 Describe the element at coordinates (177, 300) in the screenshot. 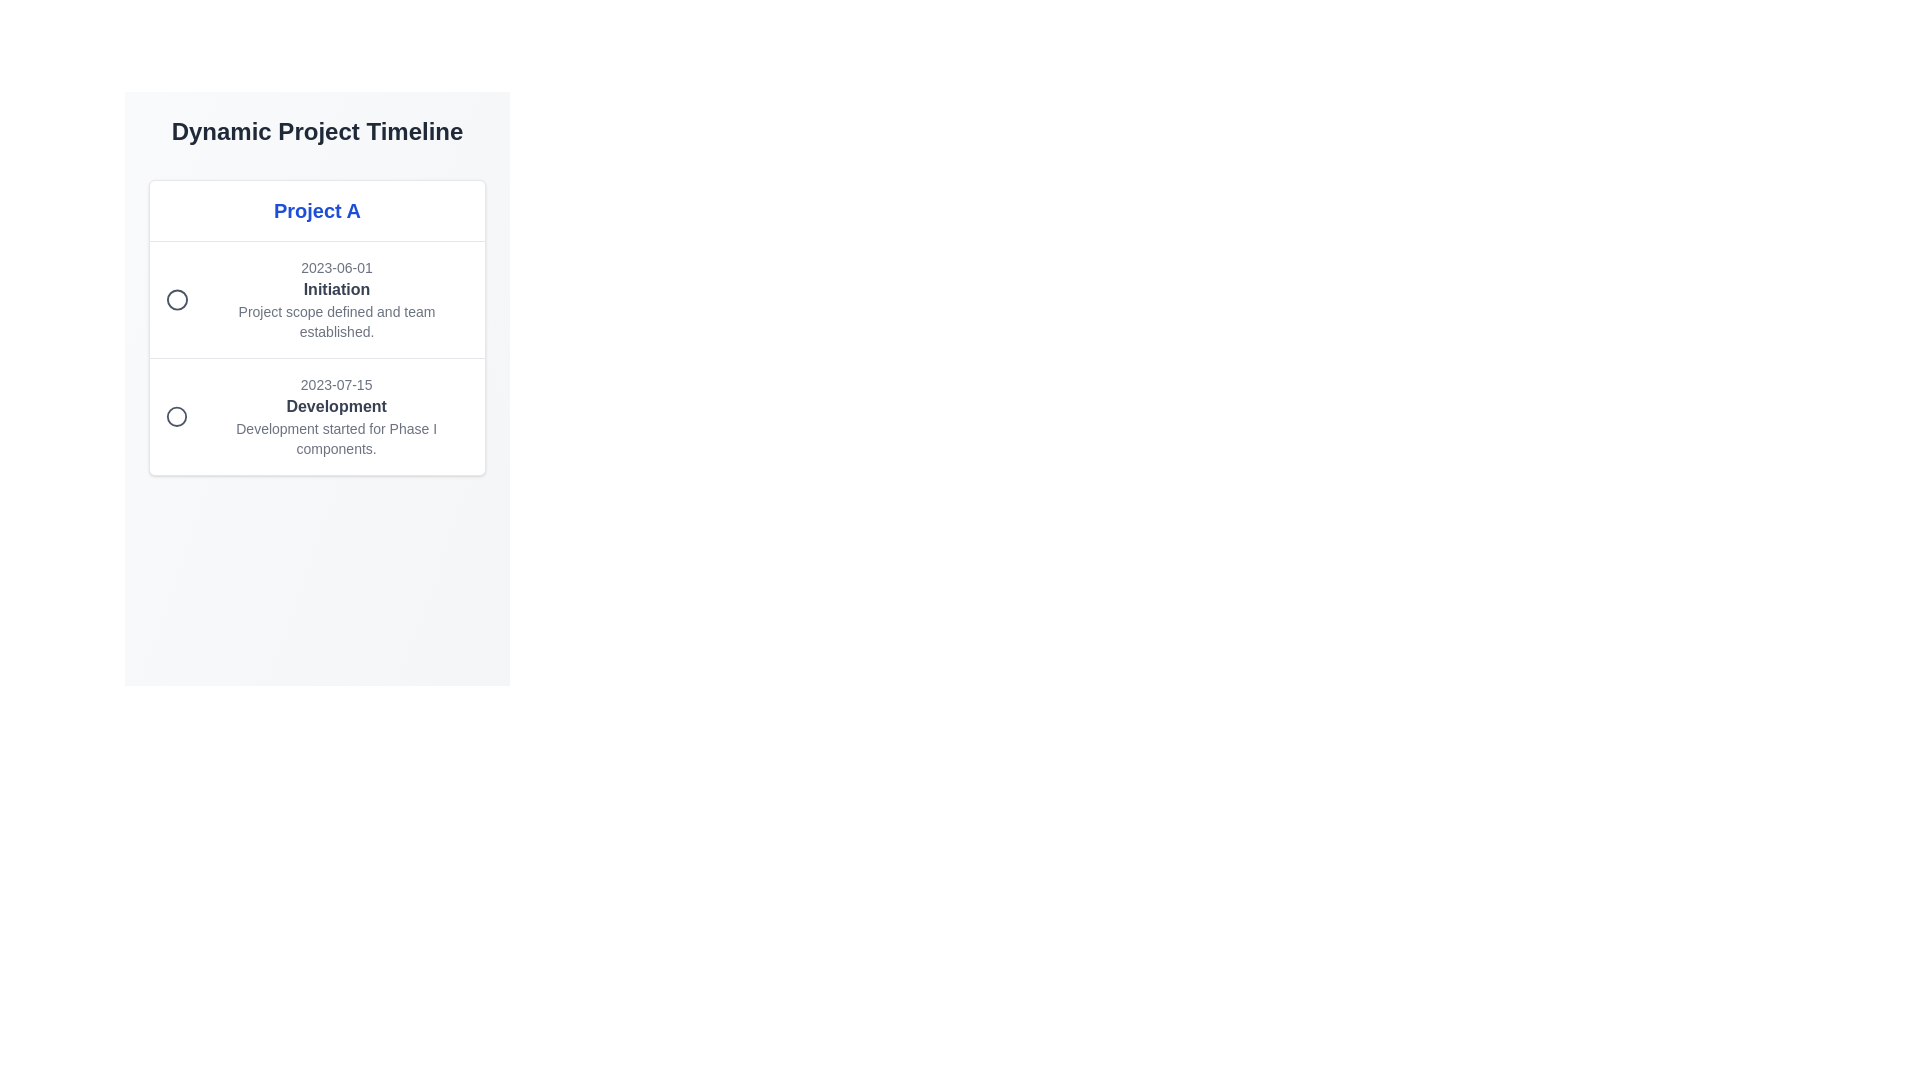

I see `the milestone marker icon indicating the 'Initiation' phase in the 'Dynamic Project Timeline', located on the left of the text descriptions` at that location.